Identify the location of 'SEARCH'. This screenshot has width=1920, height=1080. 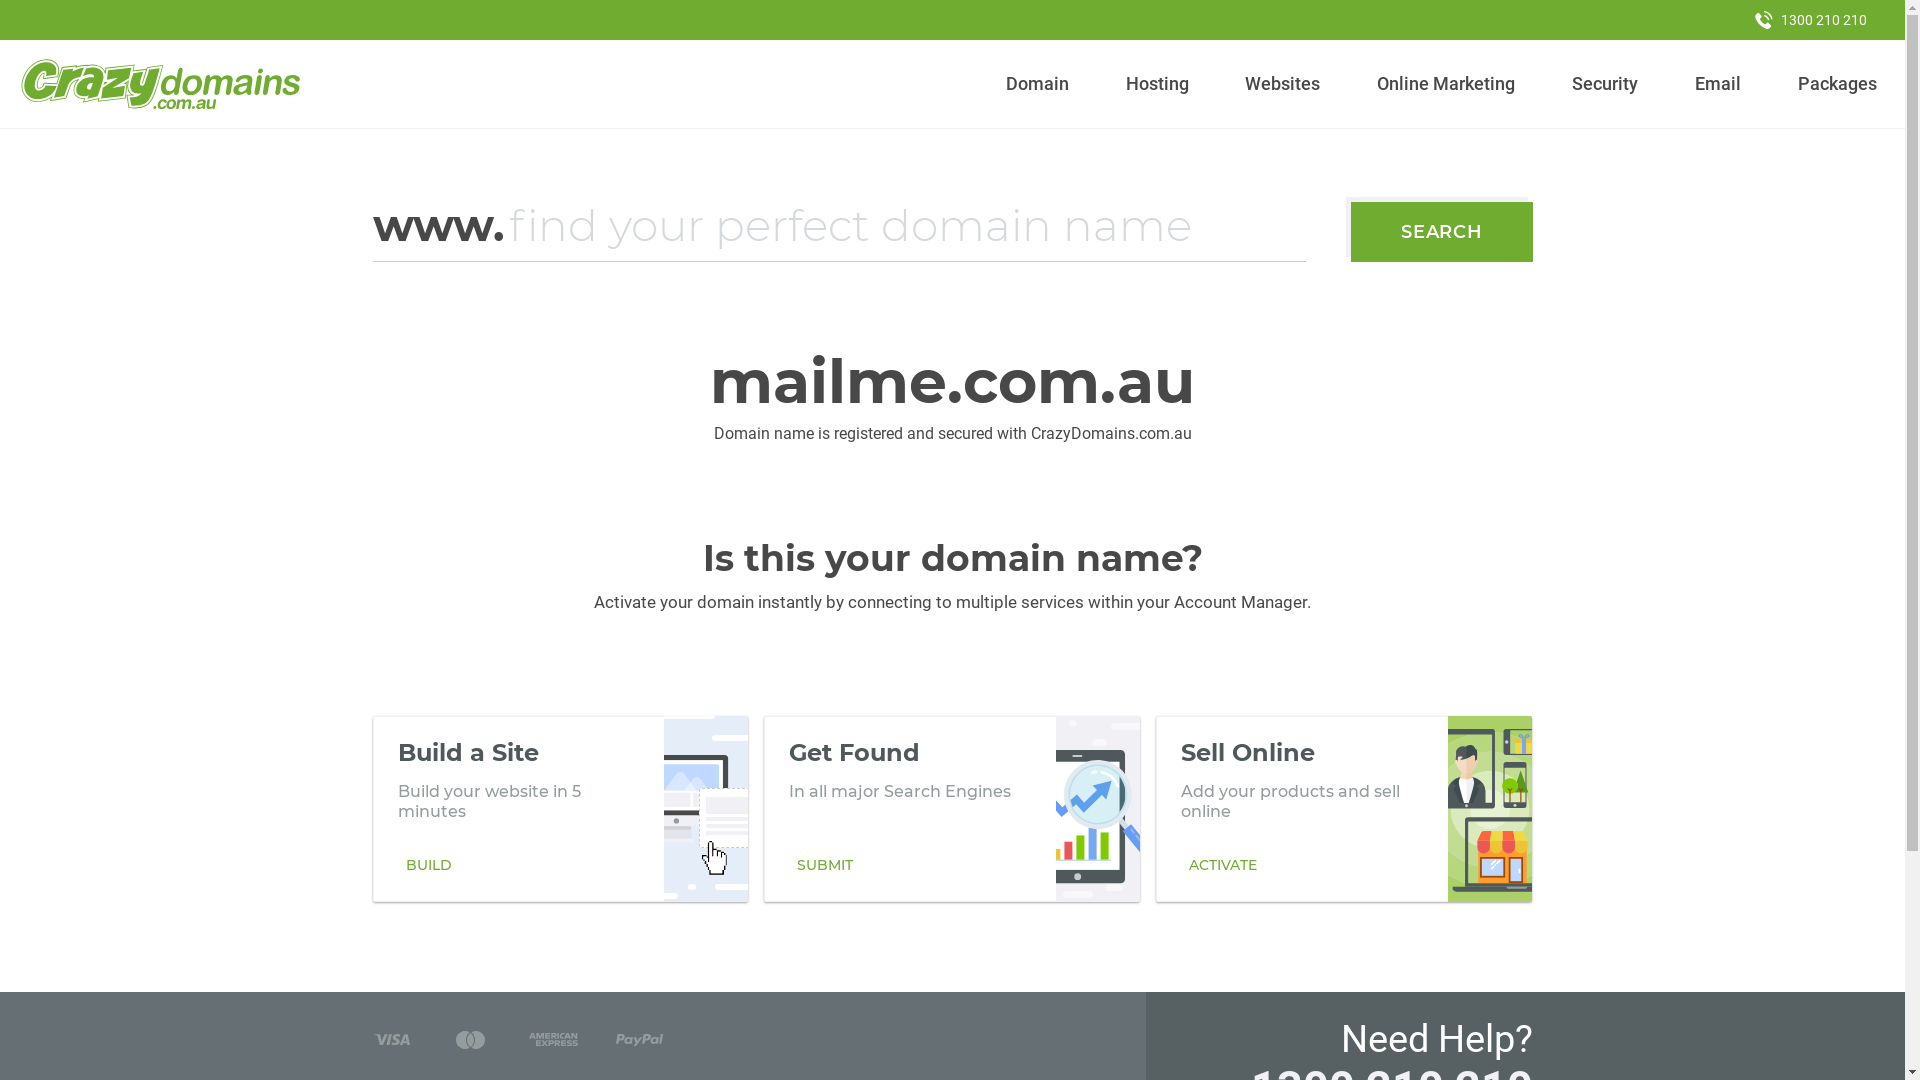
(1441, 230).